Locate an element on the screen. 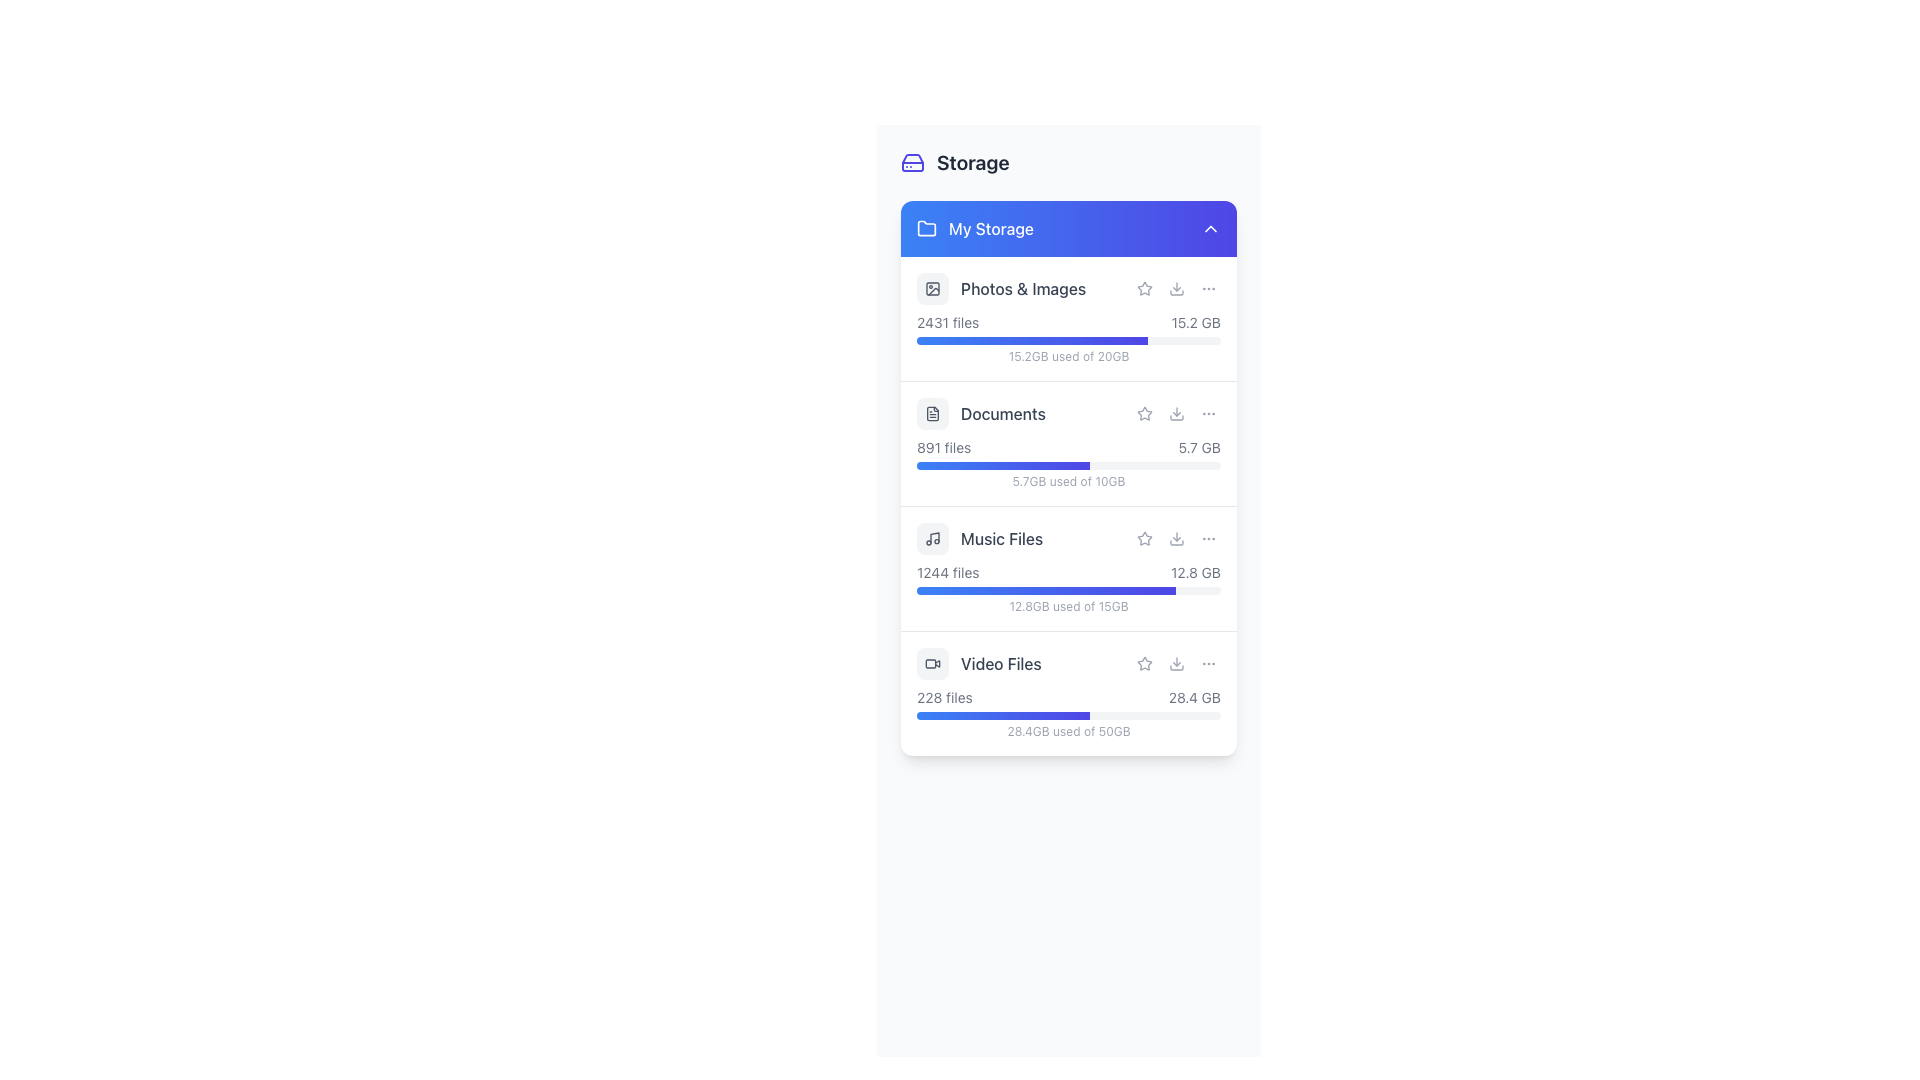 Image resolution: width=1920 pixels, height=1080 pixels. the favorite marker button located to the right of the 'Music Files' label, which allows users to flag or denote the associated file category for easy reference, to trigger a tooltip or visual feedback is located at coordinates (1145, 538).